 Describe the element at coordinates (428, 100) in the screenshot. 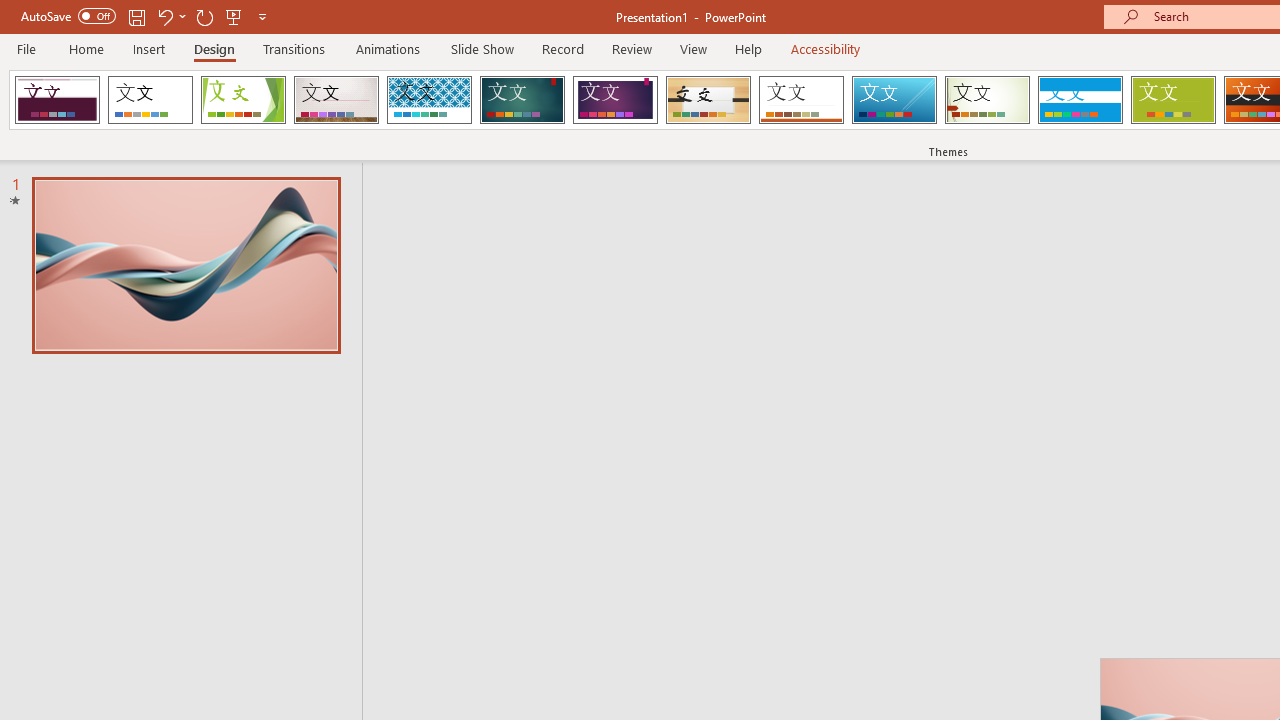

I see `'Integral'` at that location.